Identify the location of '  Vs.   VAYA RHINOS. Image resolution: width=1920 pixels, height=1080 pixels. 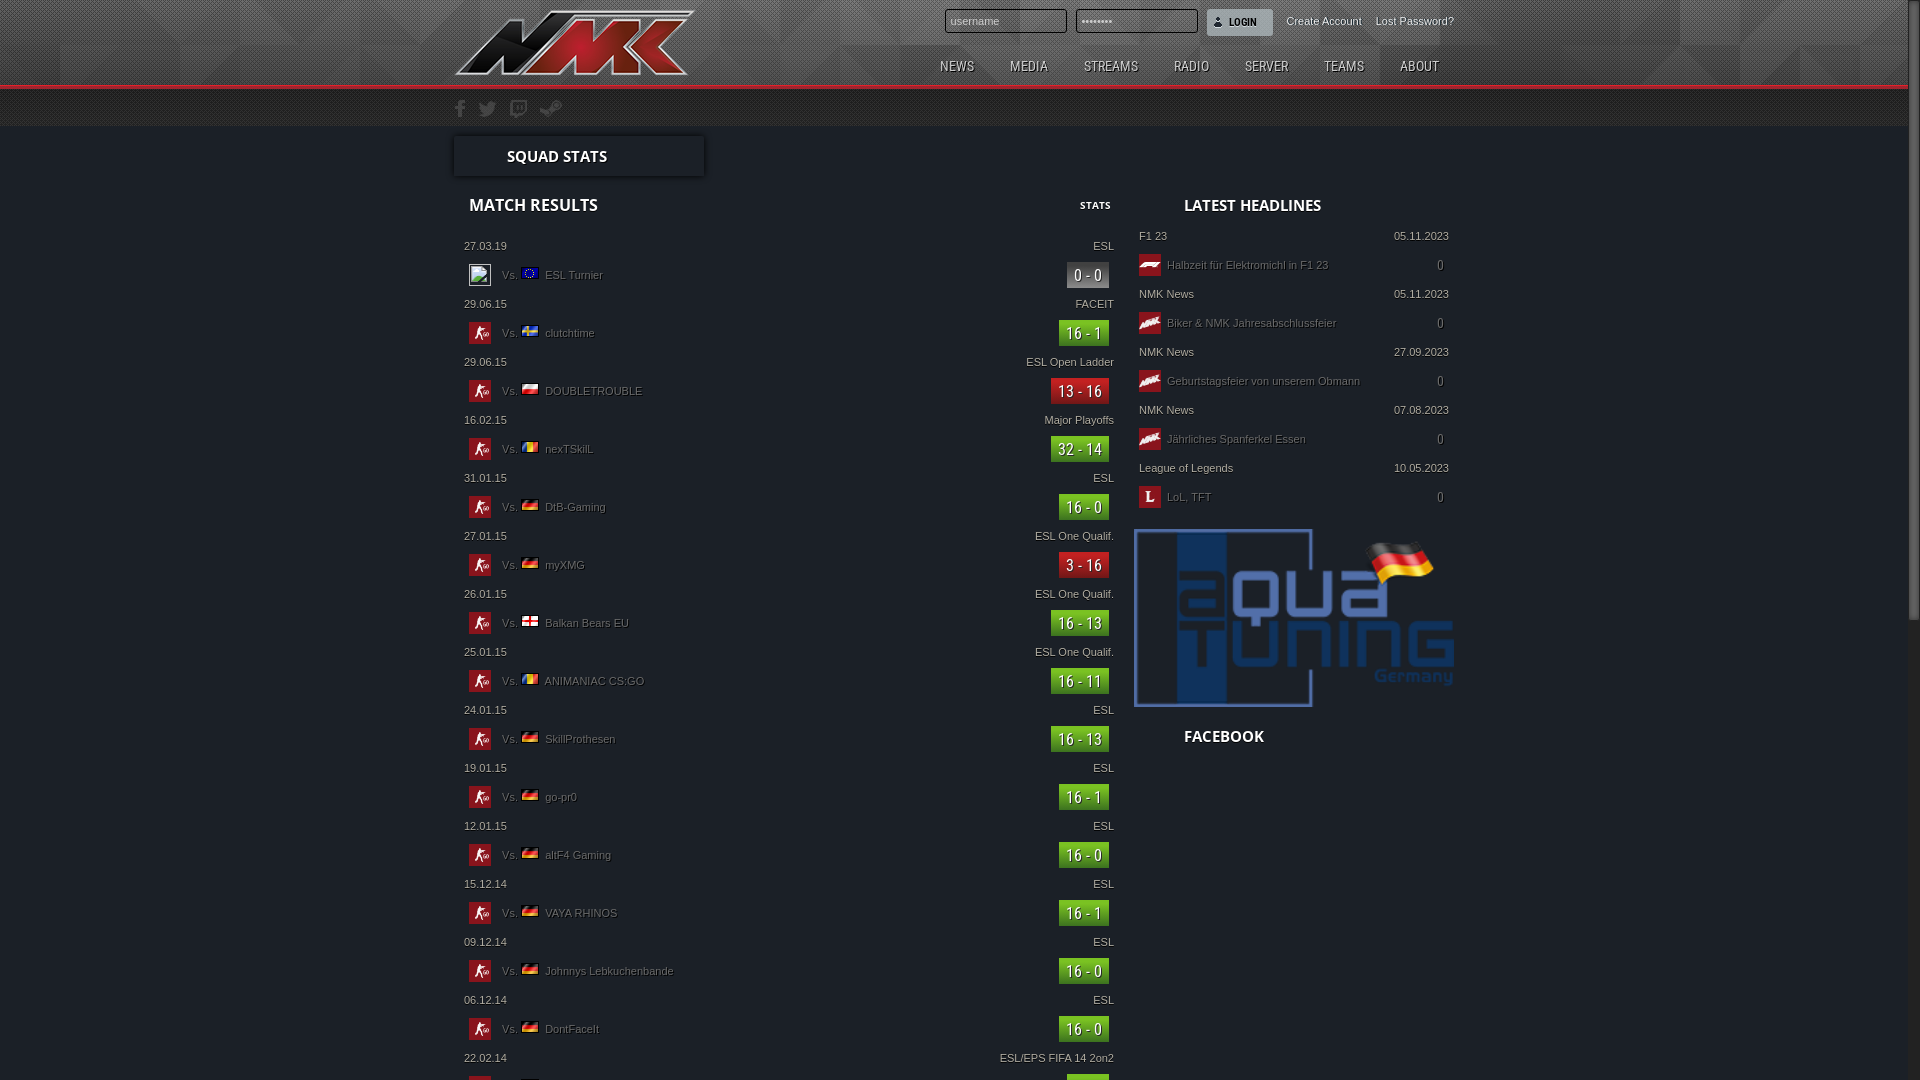
(787, 913).